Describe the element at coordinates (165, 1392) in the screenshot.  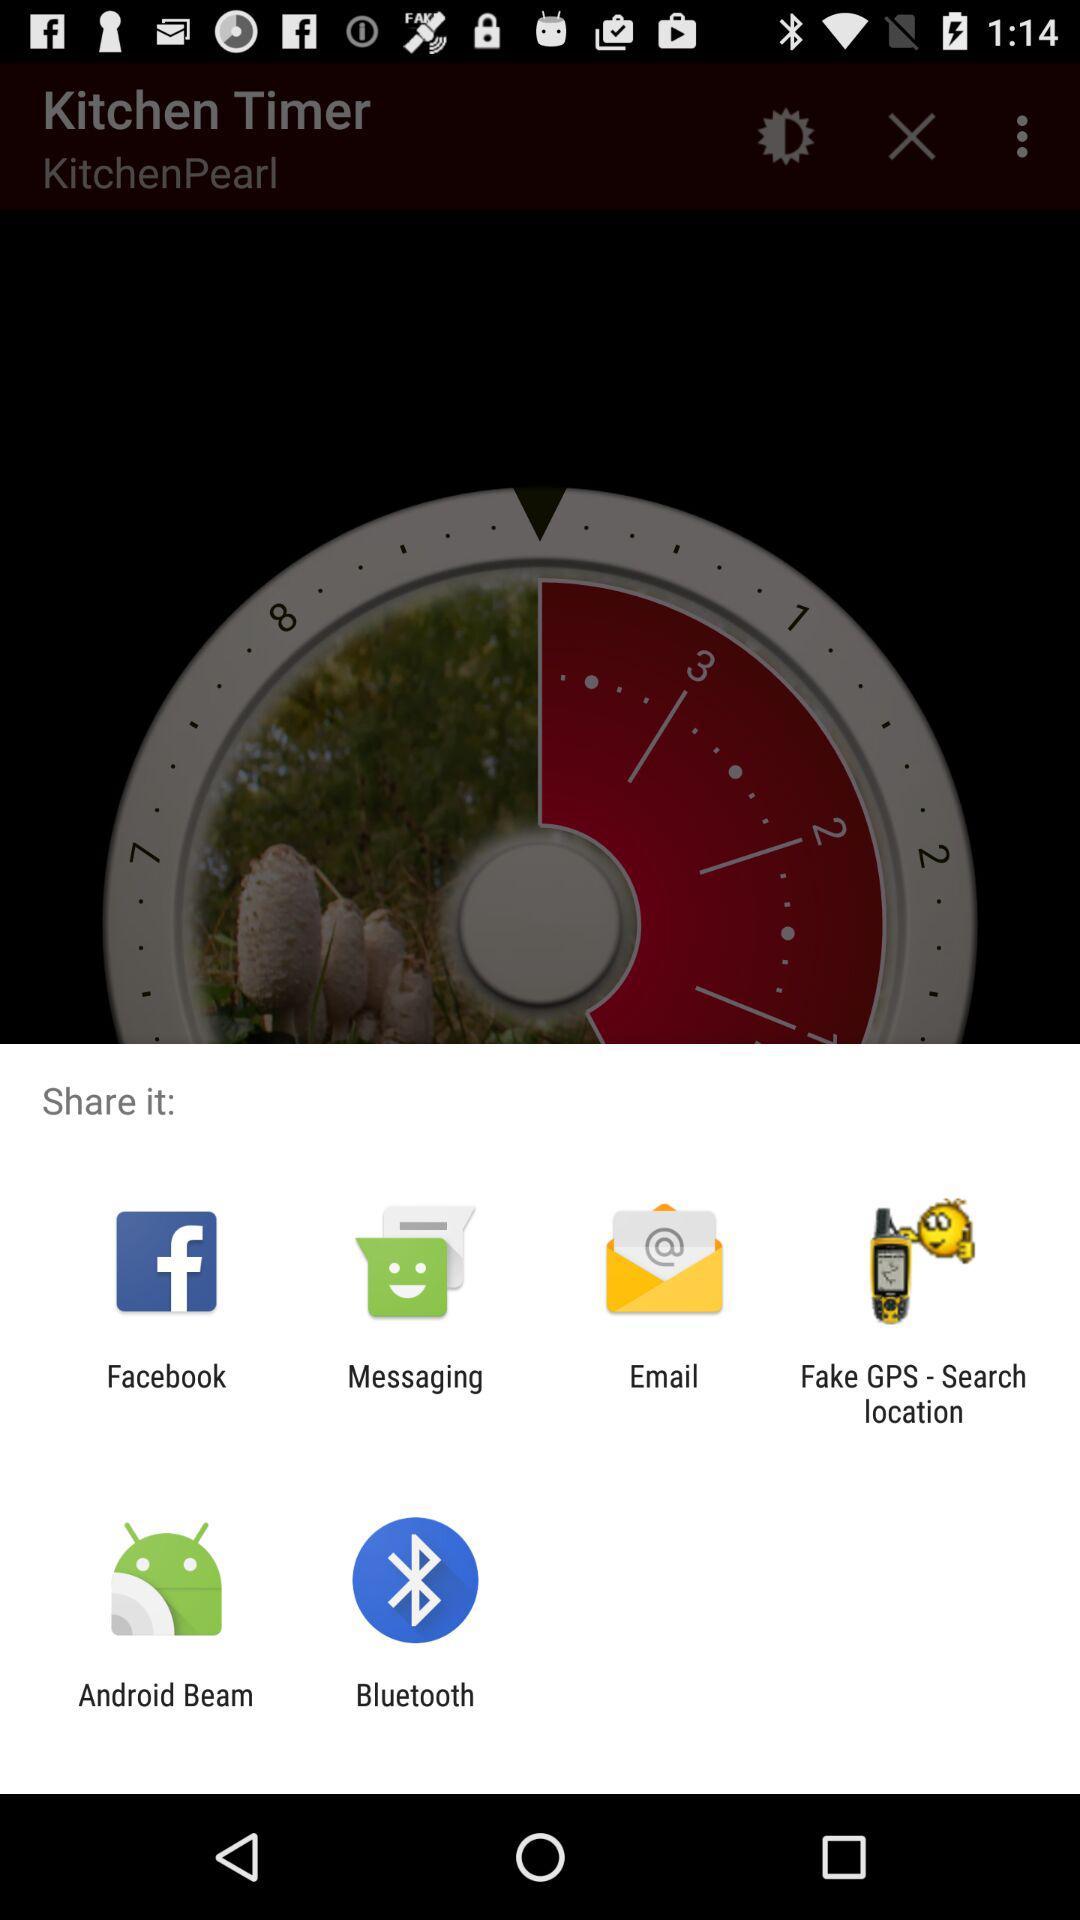
I see `app next to the messaging icon` at that location.